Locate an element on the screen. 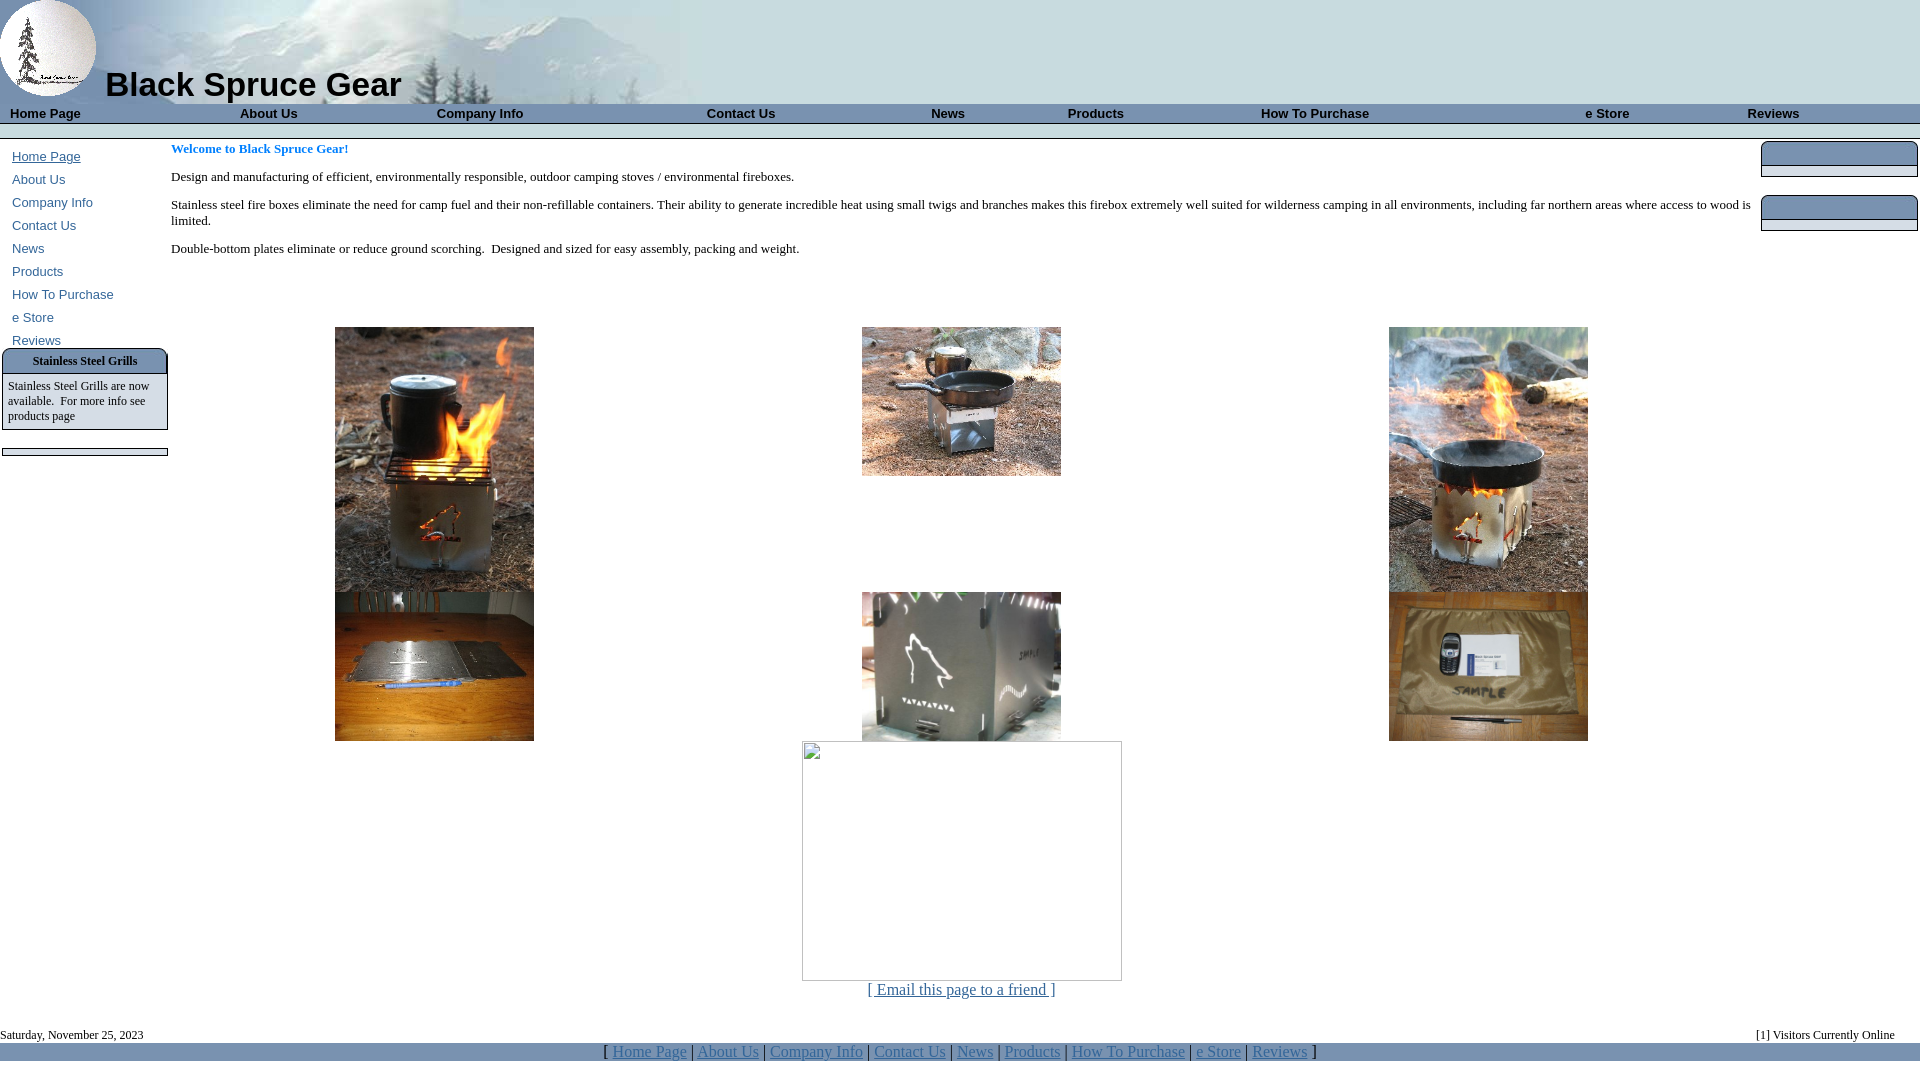 This screenshot has height=1080, width=1920. 'Reviews' is located at coordinates (1278, 1050).